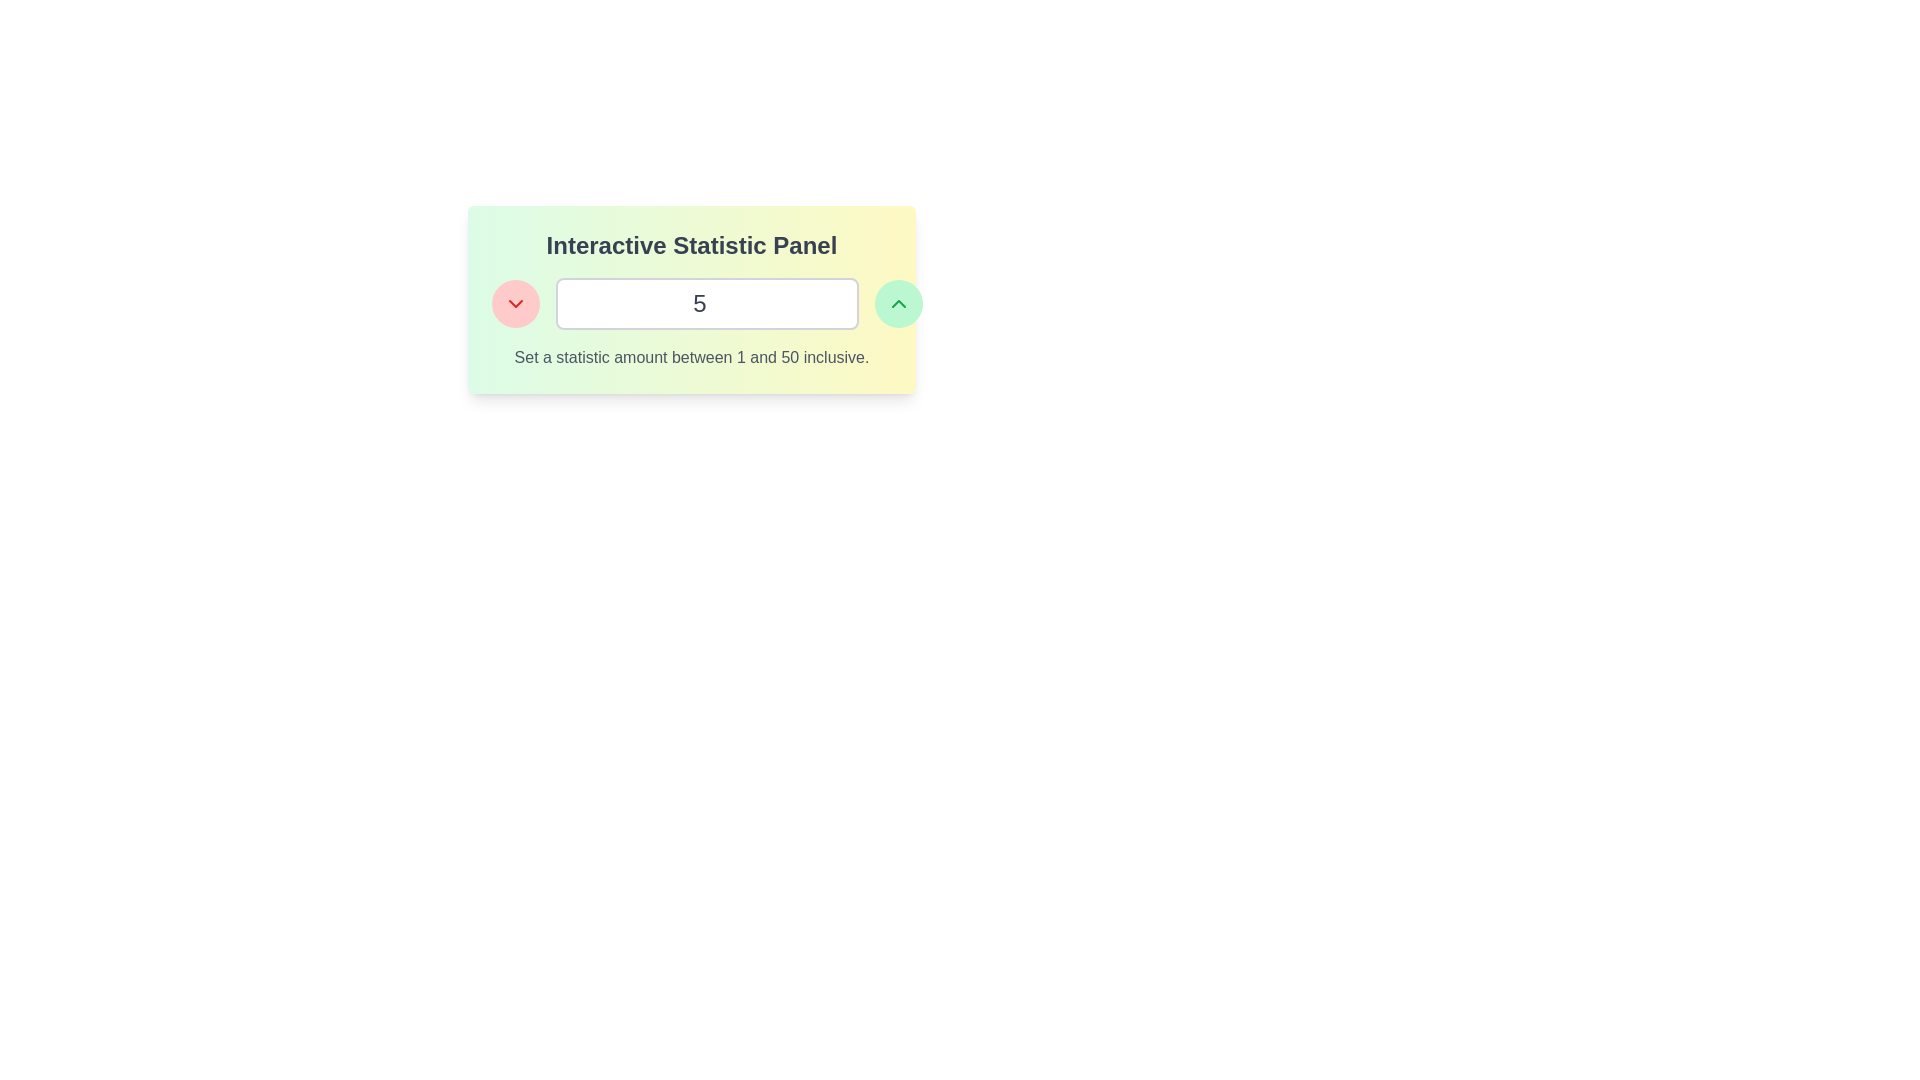  Describe the element at coordinates (691, 357) in the screenshot. I see `the Text Label that provides instructions for the numerical input field above it, located just below the numerical input box and arrow buttons` at that location.